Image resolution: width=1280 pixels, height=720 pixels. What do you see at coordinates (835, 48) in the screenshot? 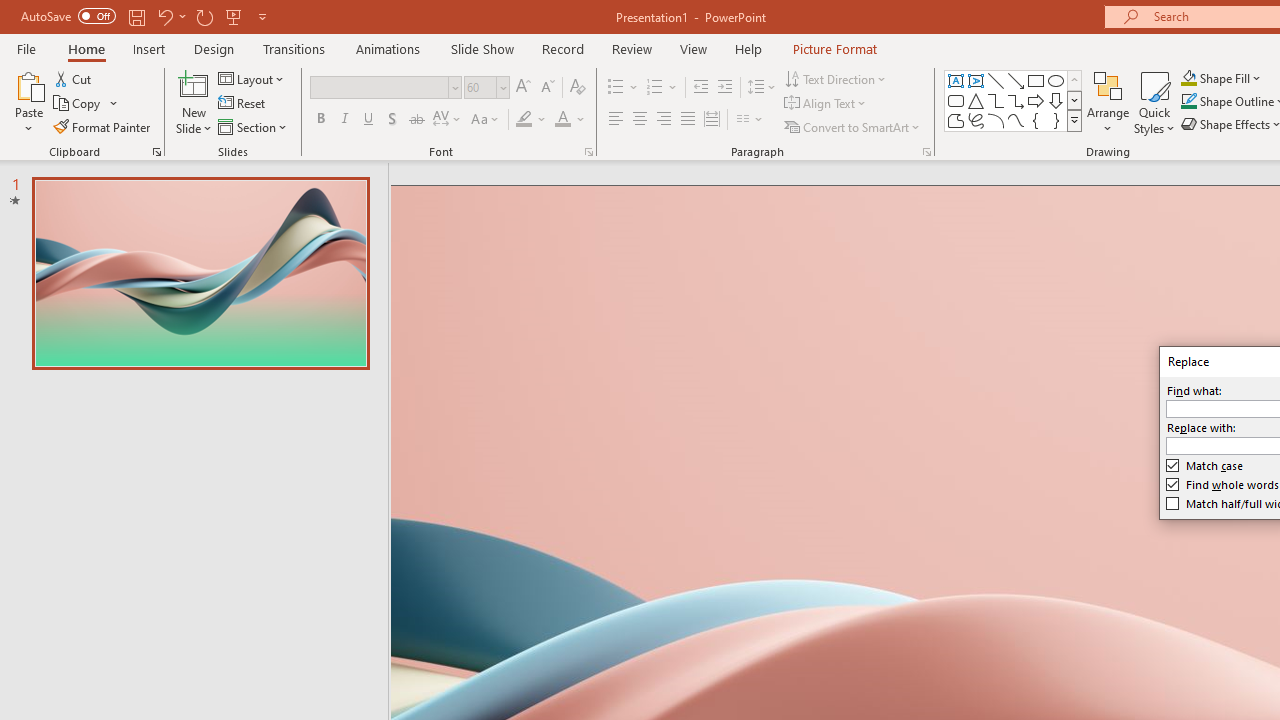
I see `'Picture Format'` at bounding box center [835, 48].